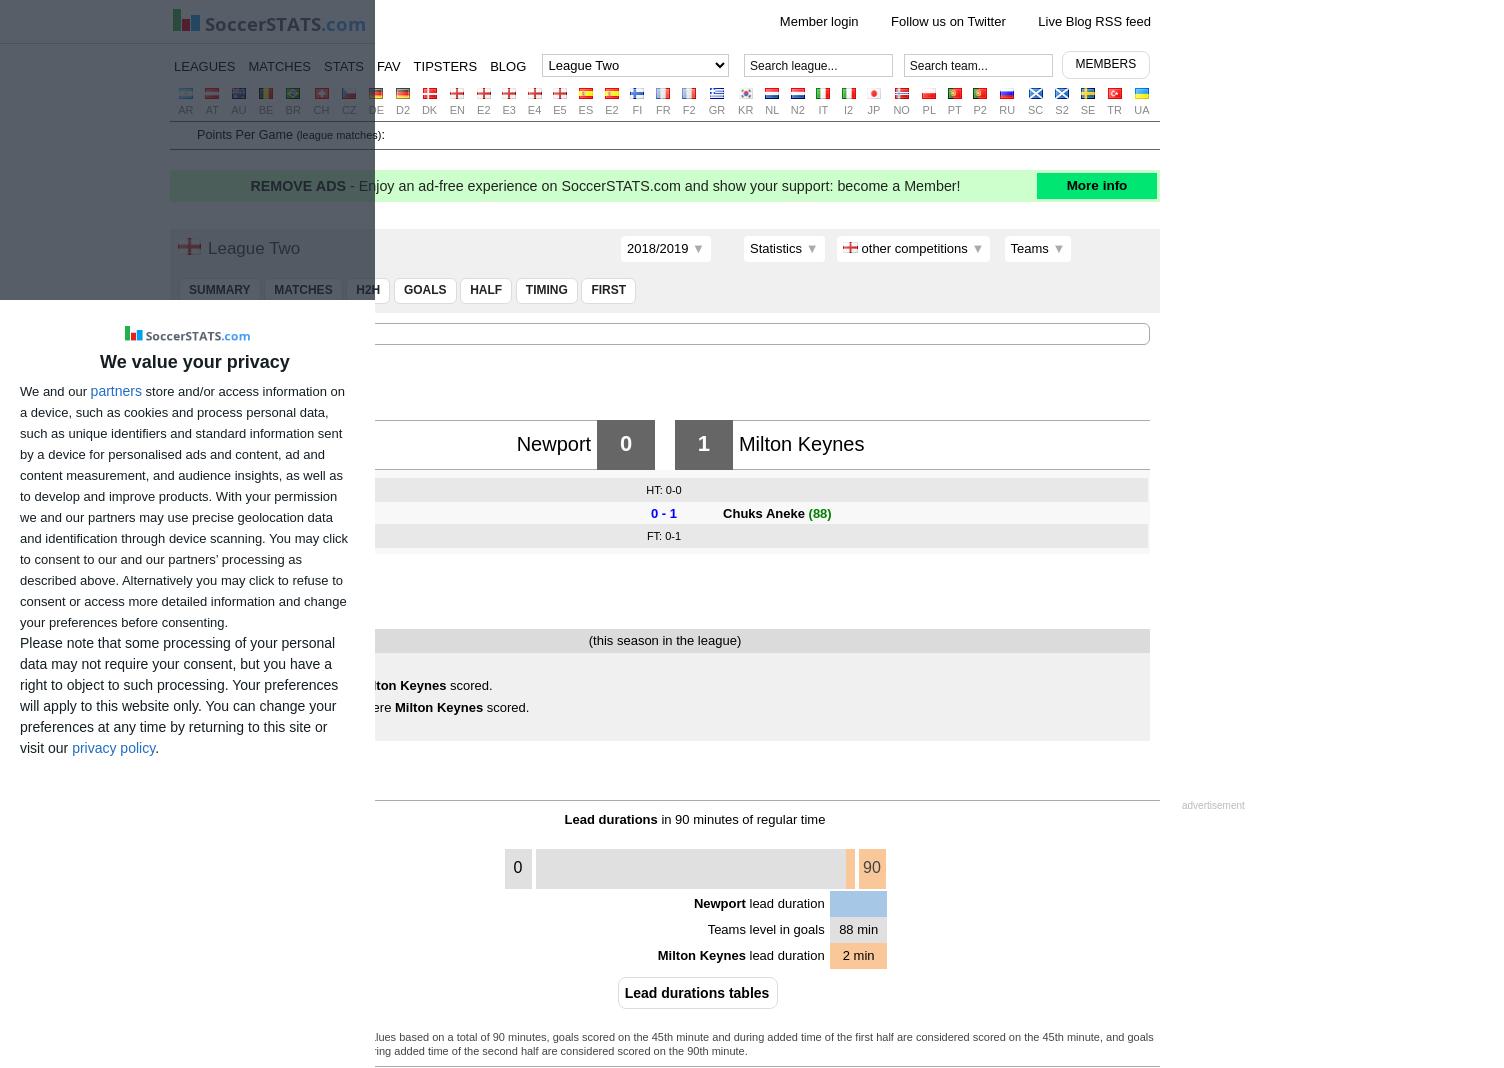 The width and height of the screenshot is (1504, 1068). I want to click on 'D2', so click(402, 109).